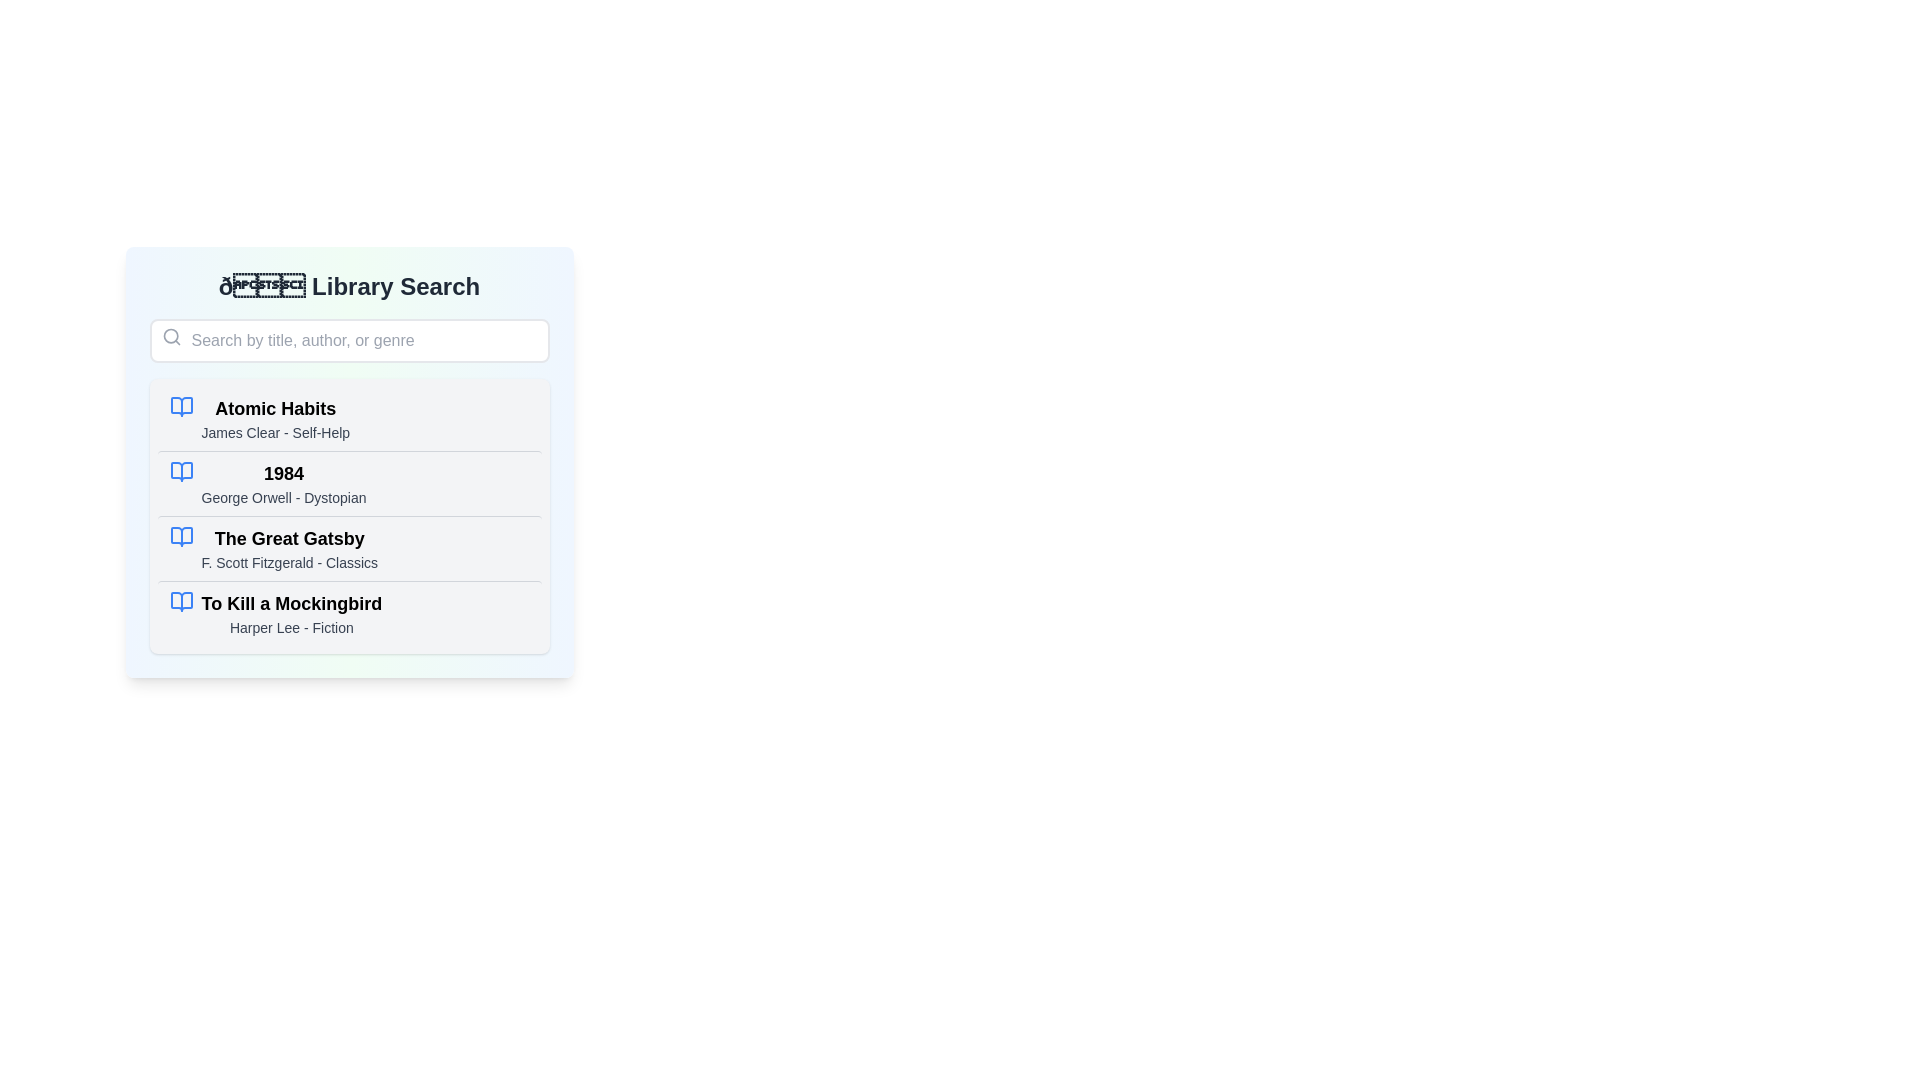  I want to click on the text label that provides metadata about the book 'To Kill a Mockingbird', located directly under its title as the fourth item in the list, so click(290, 627).